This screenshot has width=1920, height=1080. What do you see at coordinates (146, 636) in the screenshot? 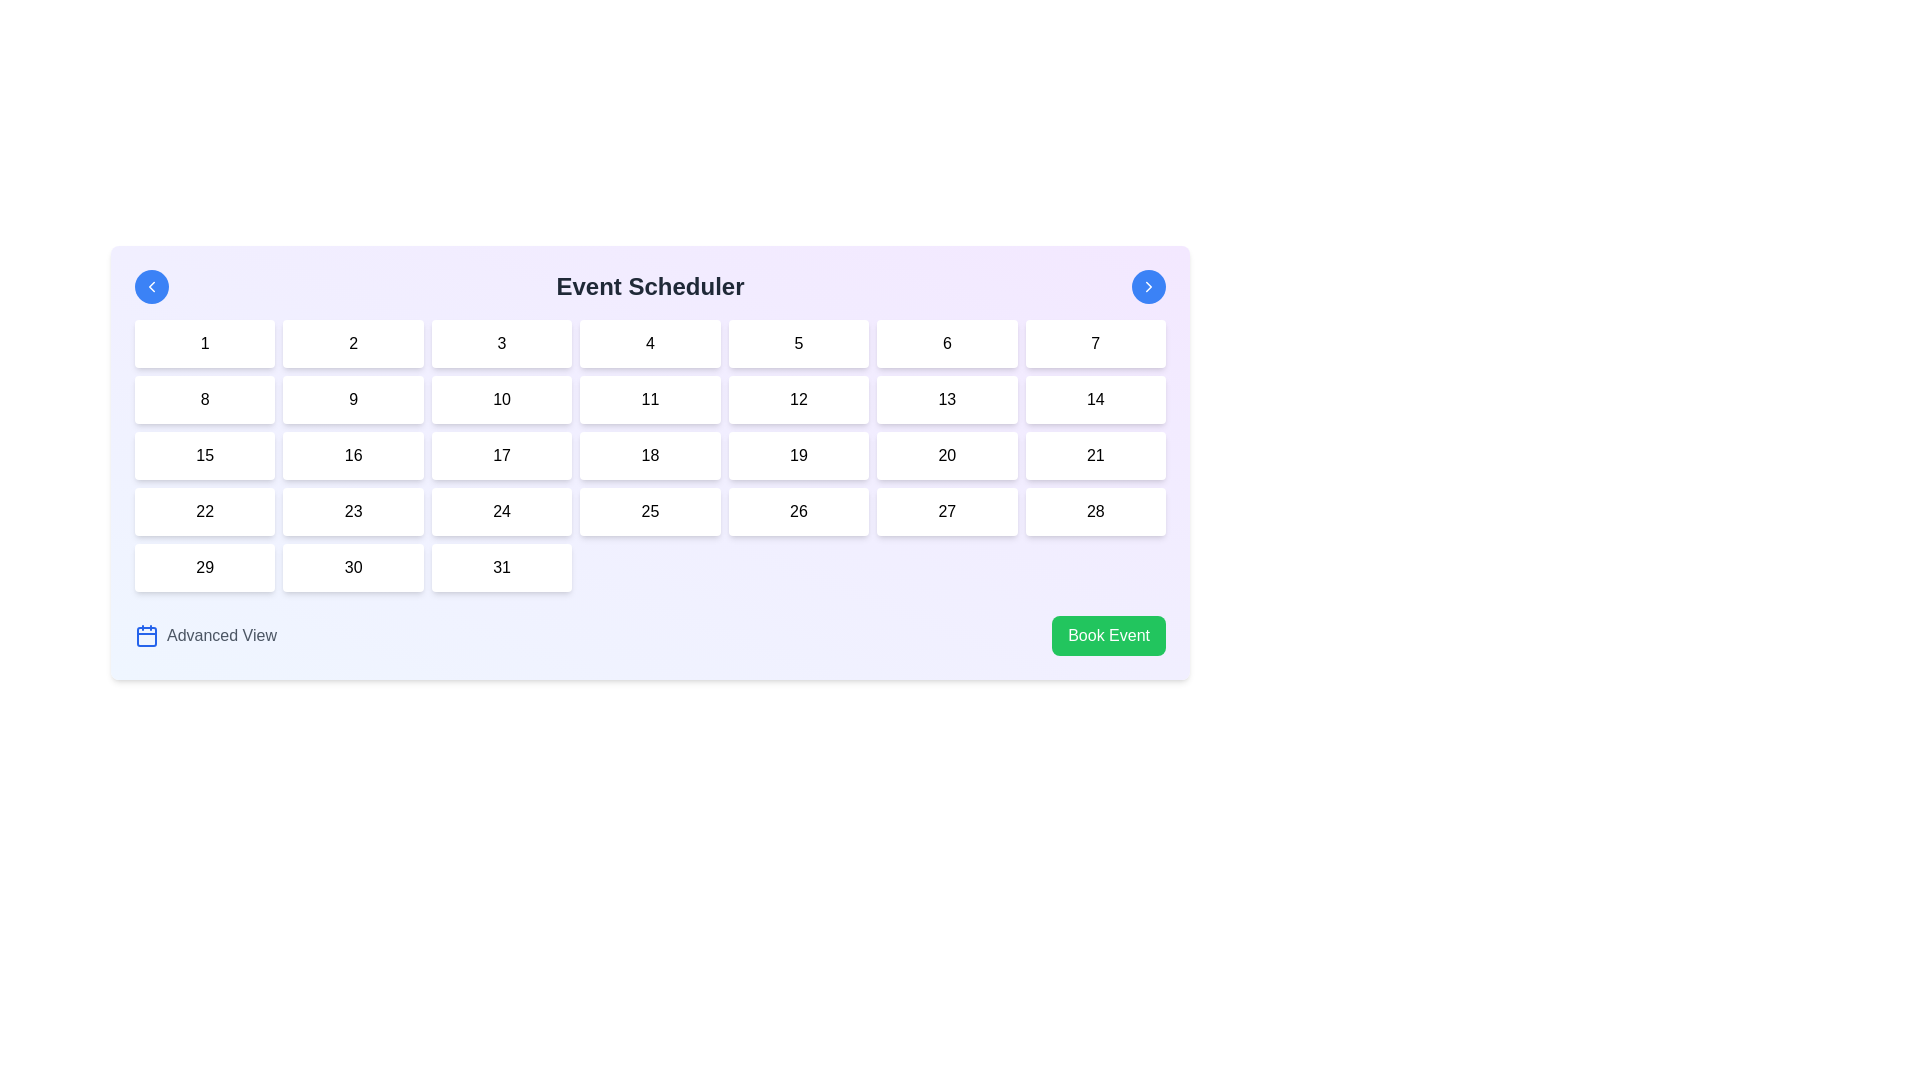
I see `the Decorative Icon Part, which is a rounded rectangle located within the calendar icon in the bottom left corner of the interface, central to the icon and associated with the 'Advanced View' label` at bounding box center [146, 636].